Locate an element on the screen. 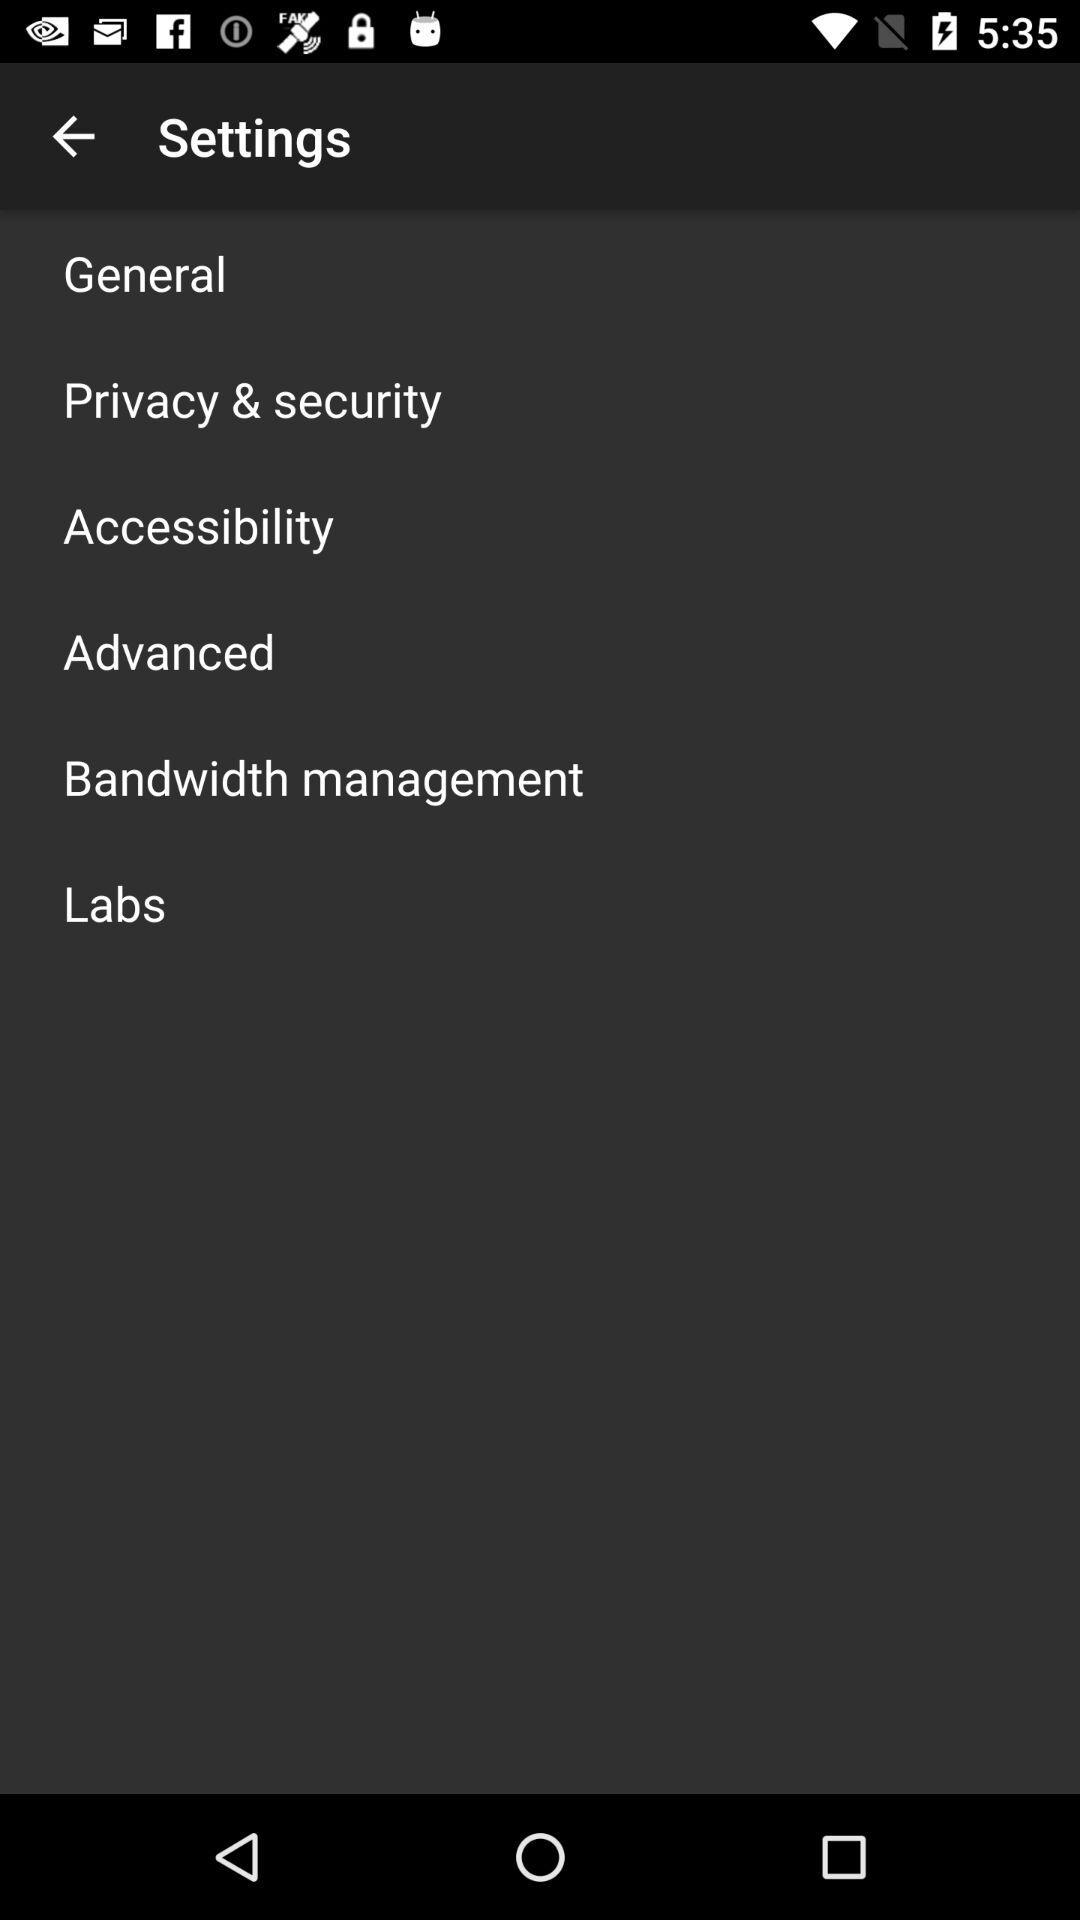 Image resolution: width=1080 pixels, height=1920 pixels. the app below privacy & security icon is located at coordinates (198, 524).